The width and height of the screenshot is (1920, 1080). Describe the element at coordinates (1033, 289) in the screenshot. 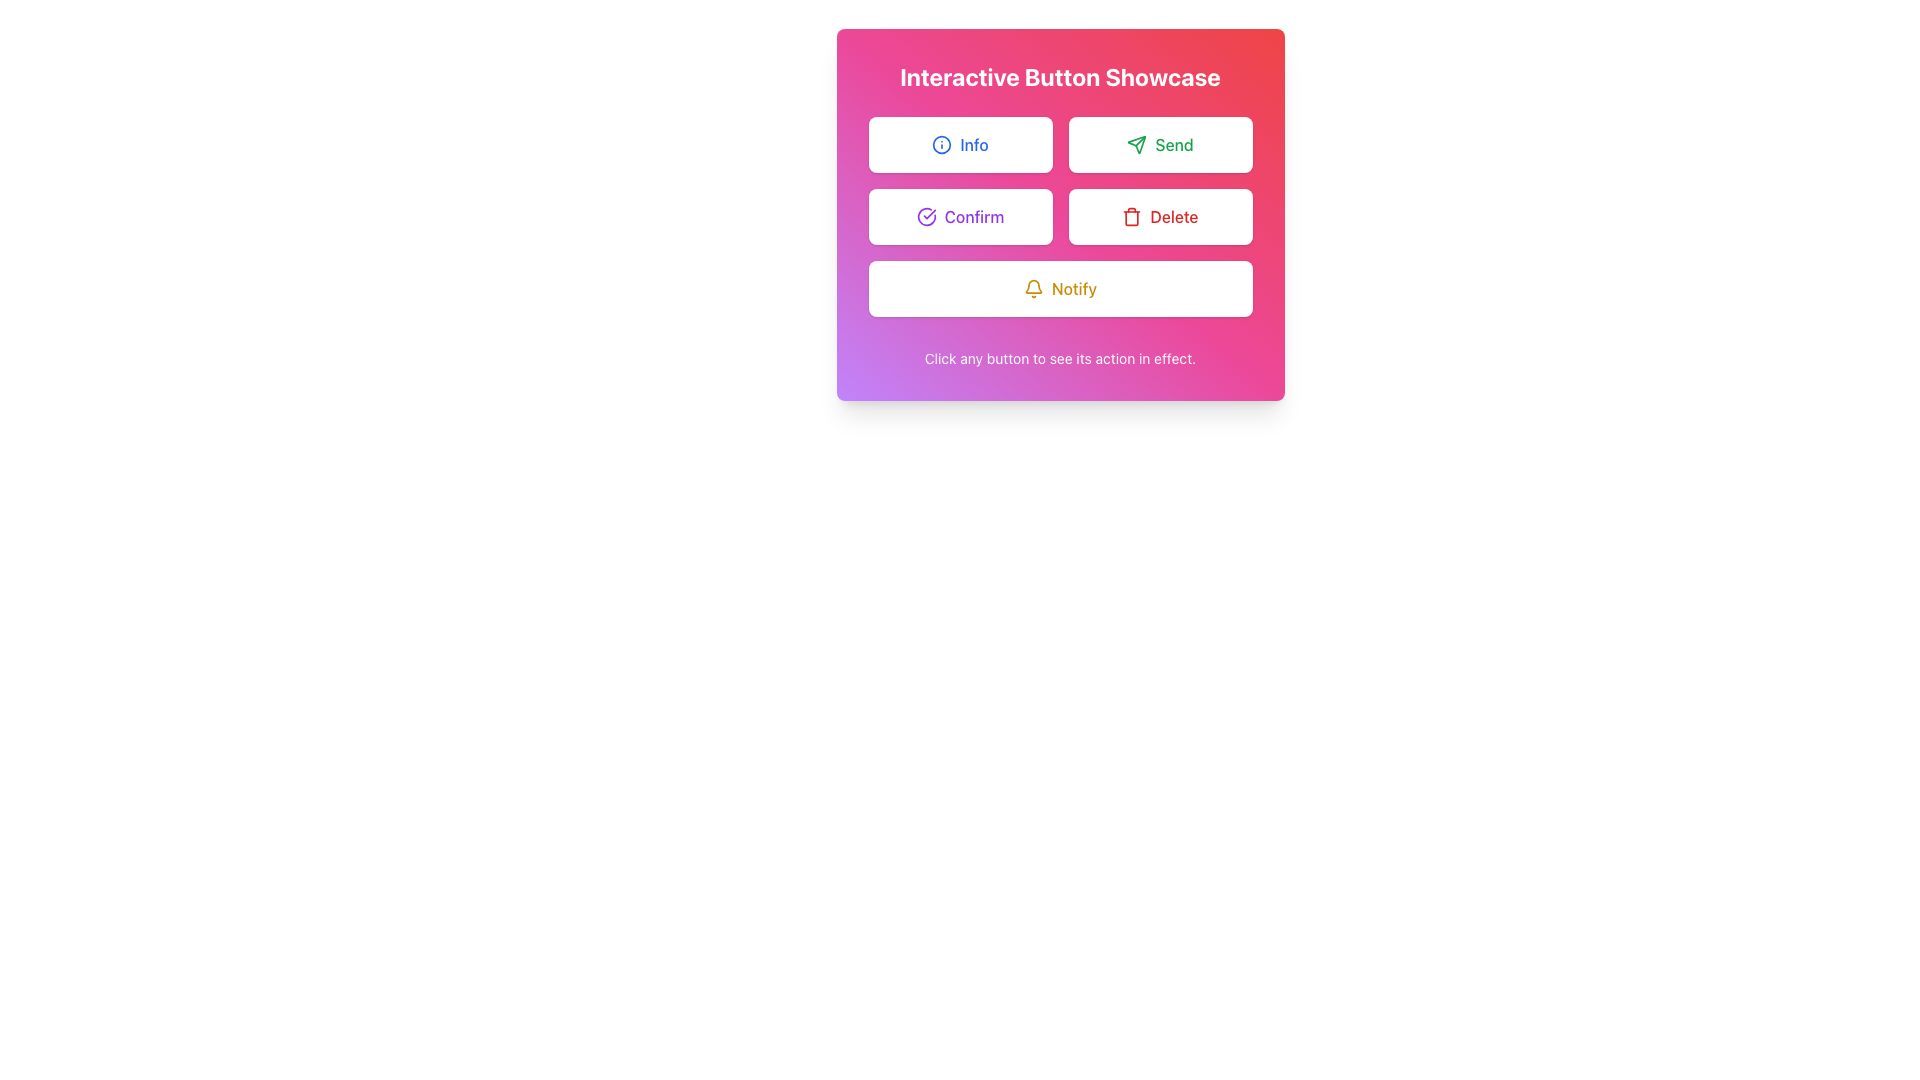

I see `the notification icon located to the left of the 'Notify' text within the button at the bottom-center of the interactive button grid` at that location.